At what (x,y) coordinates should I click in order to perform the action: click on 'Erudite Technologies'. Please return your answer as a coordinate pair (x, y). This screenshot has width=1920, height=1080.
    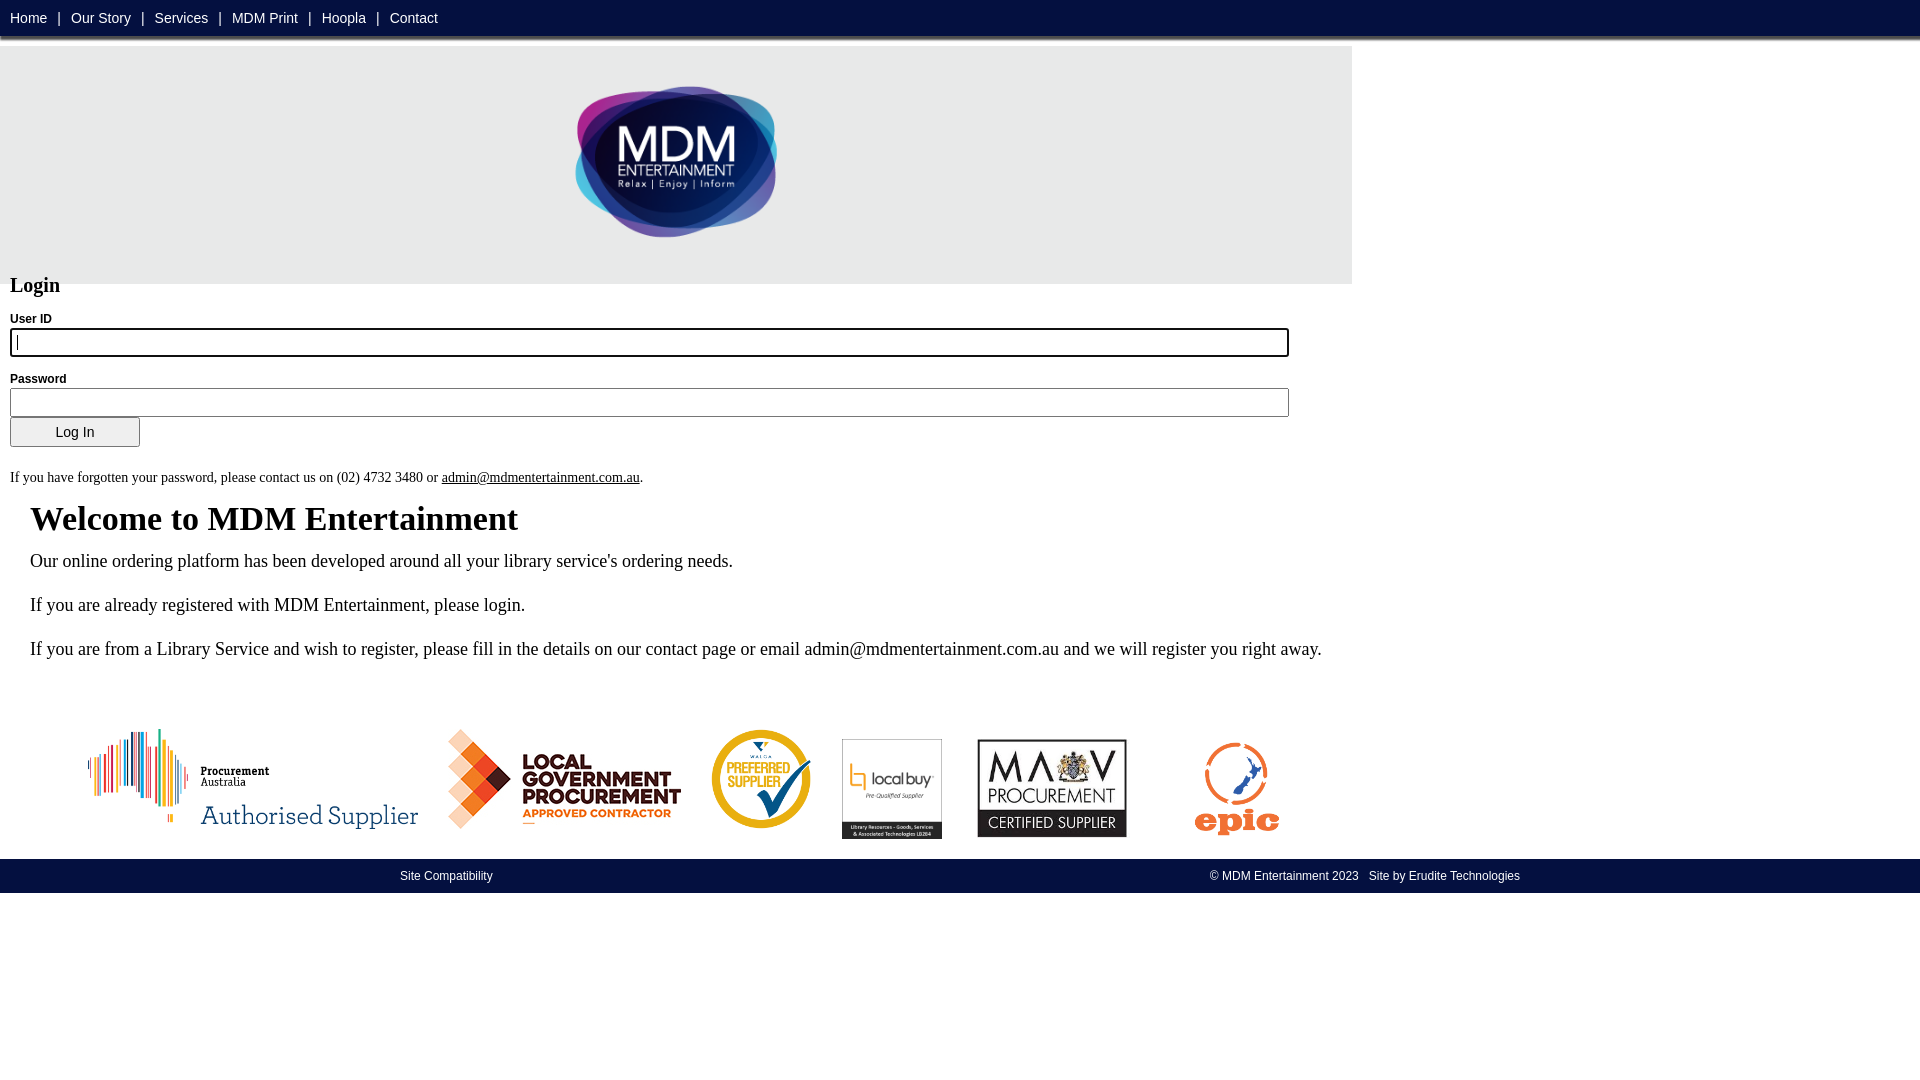
    Looking at the image, I should click on (1464, 874).